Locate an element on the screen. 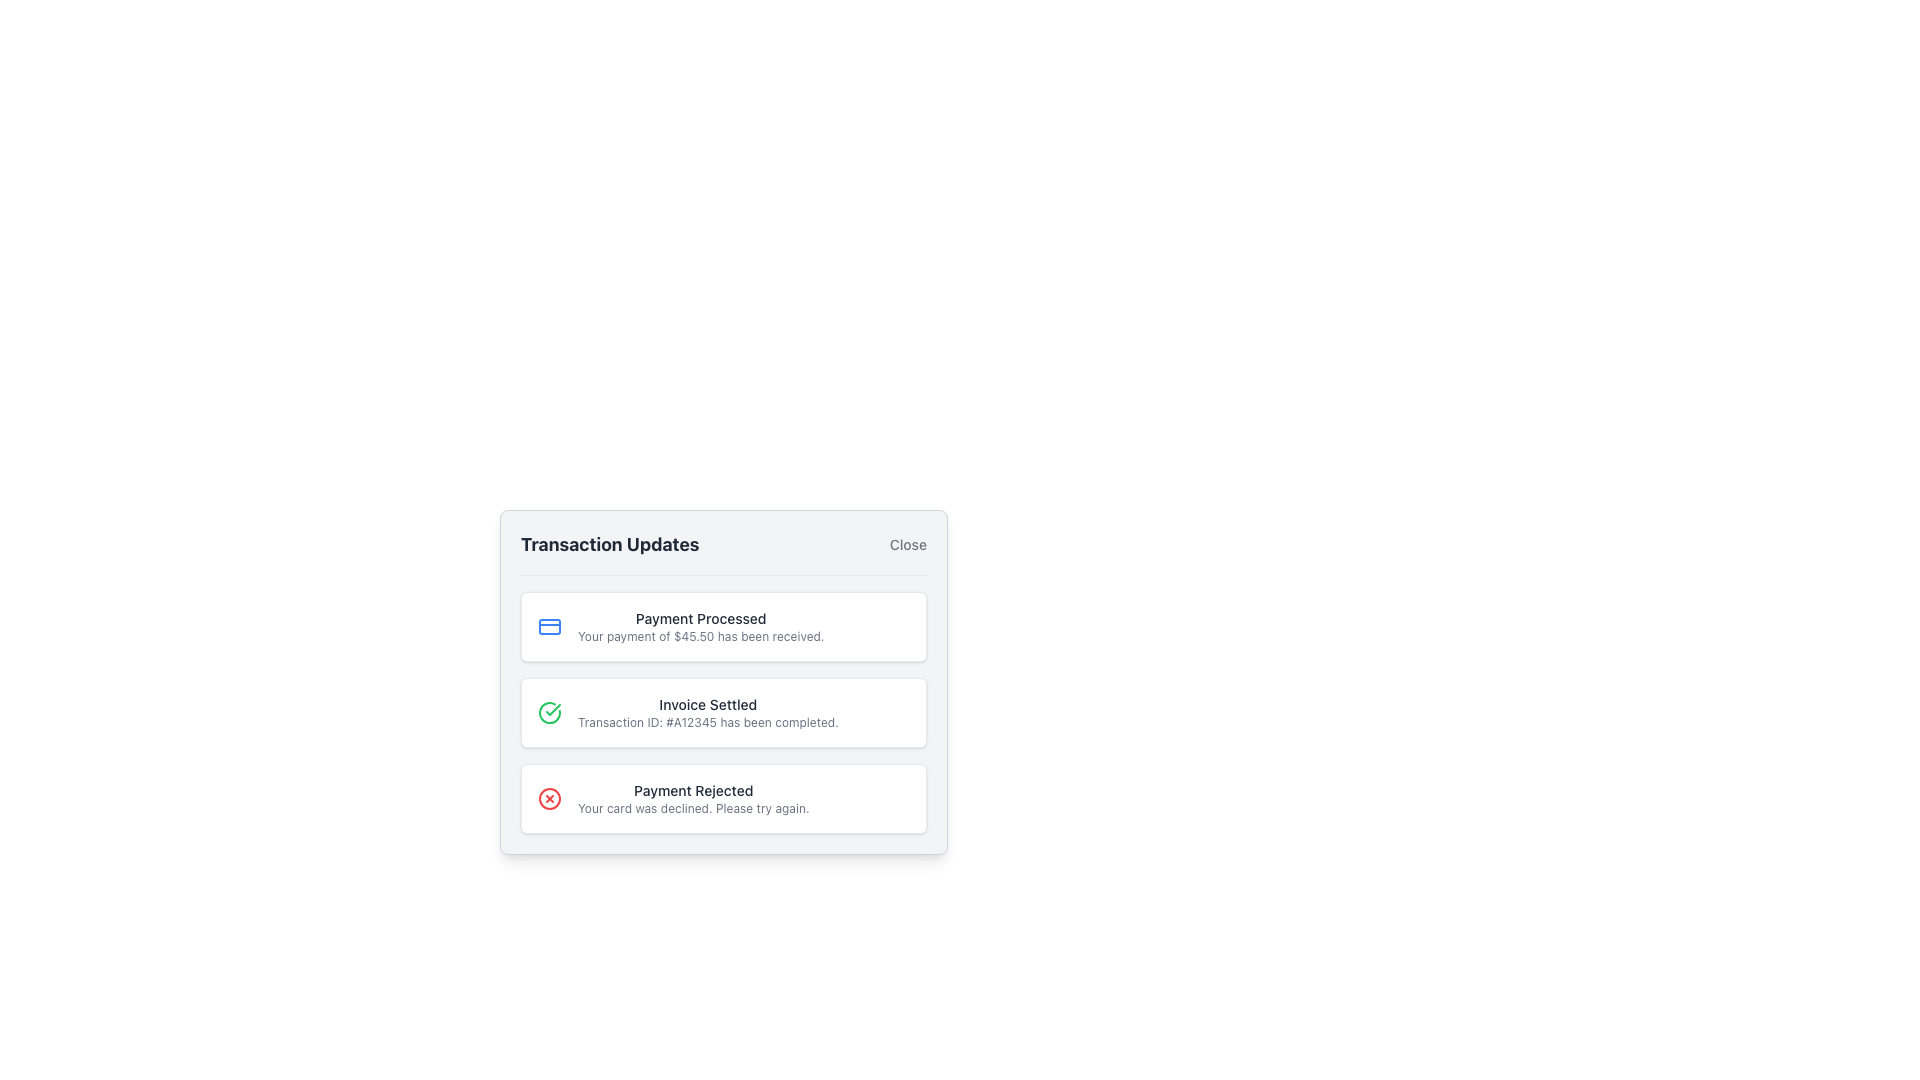  Text Label displaying 'Transaction ID: #A12345 has been completed.' which is located below 'Invoice Settled' in the transaction updates section is located at coordinates (708, 722).